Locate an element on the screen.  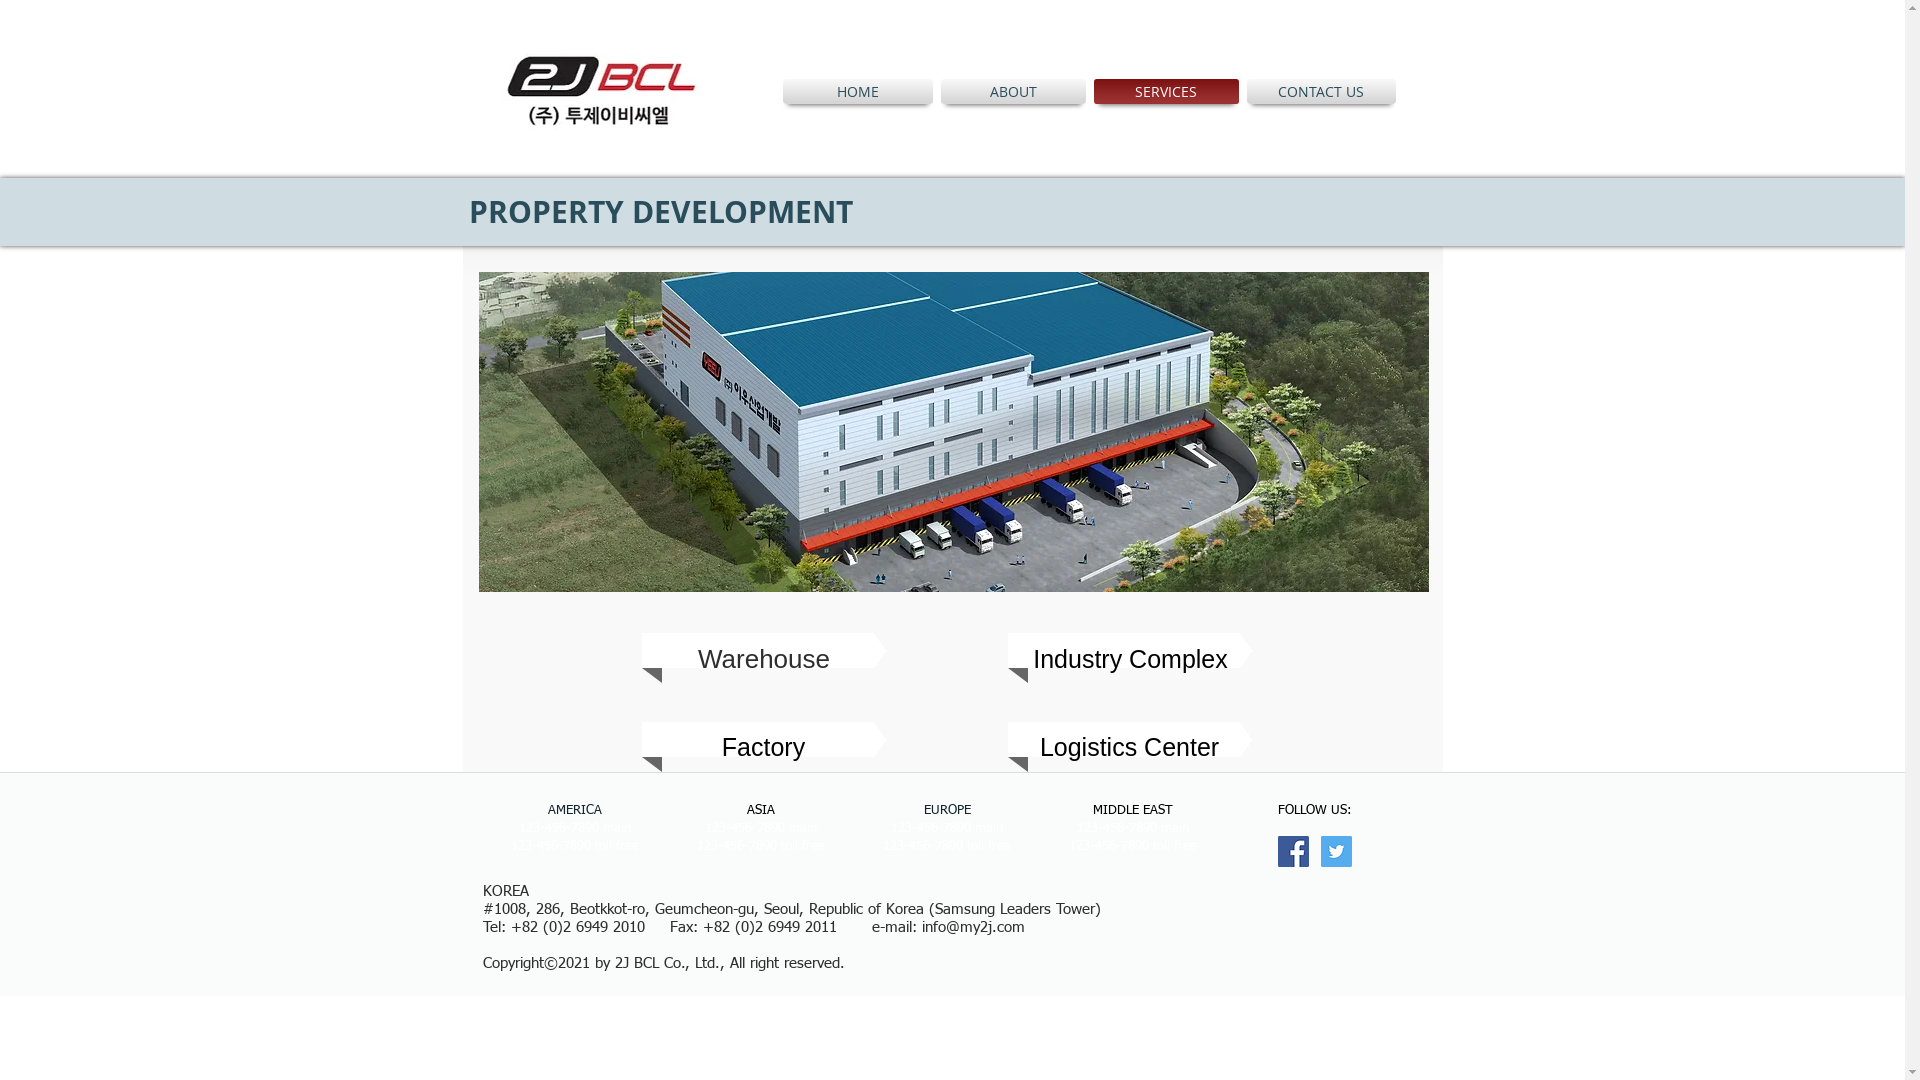
'SERVICES' is located at coordinates (1166, 91).